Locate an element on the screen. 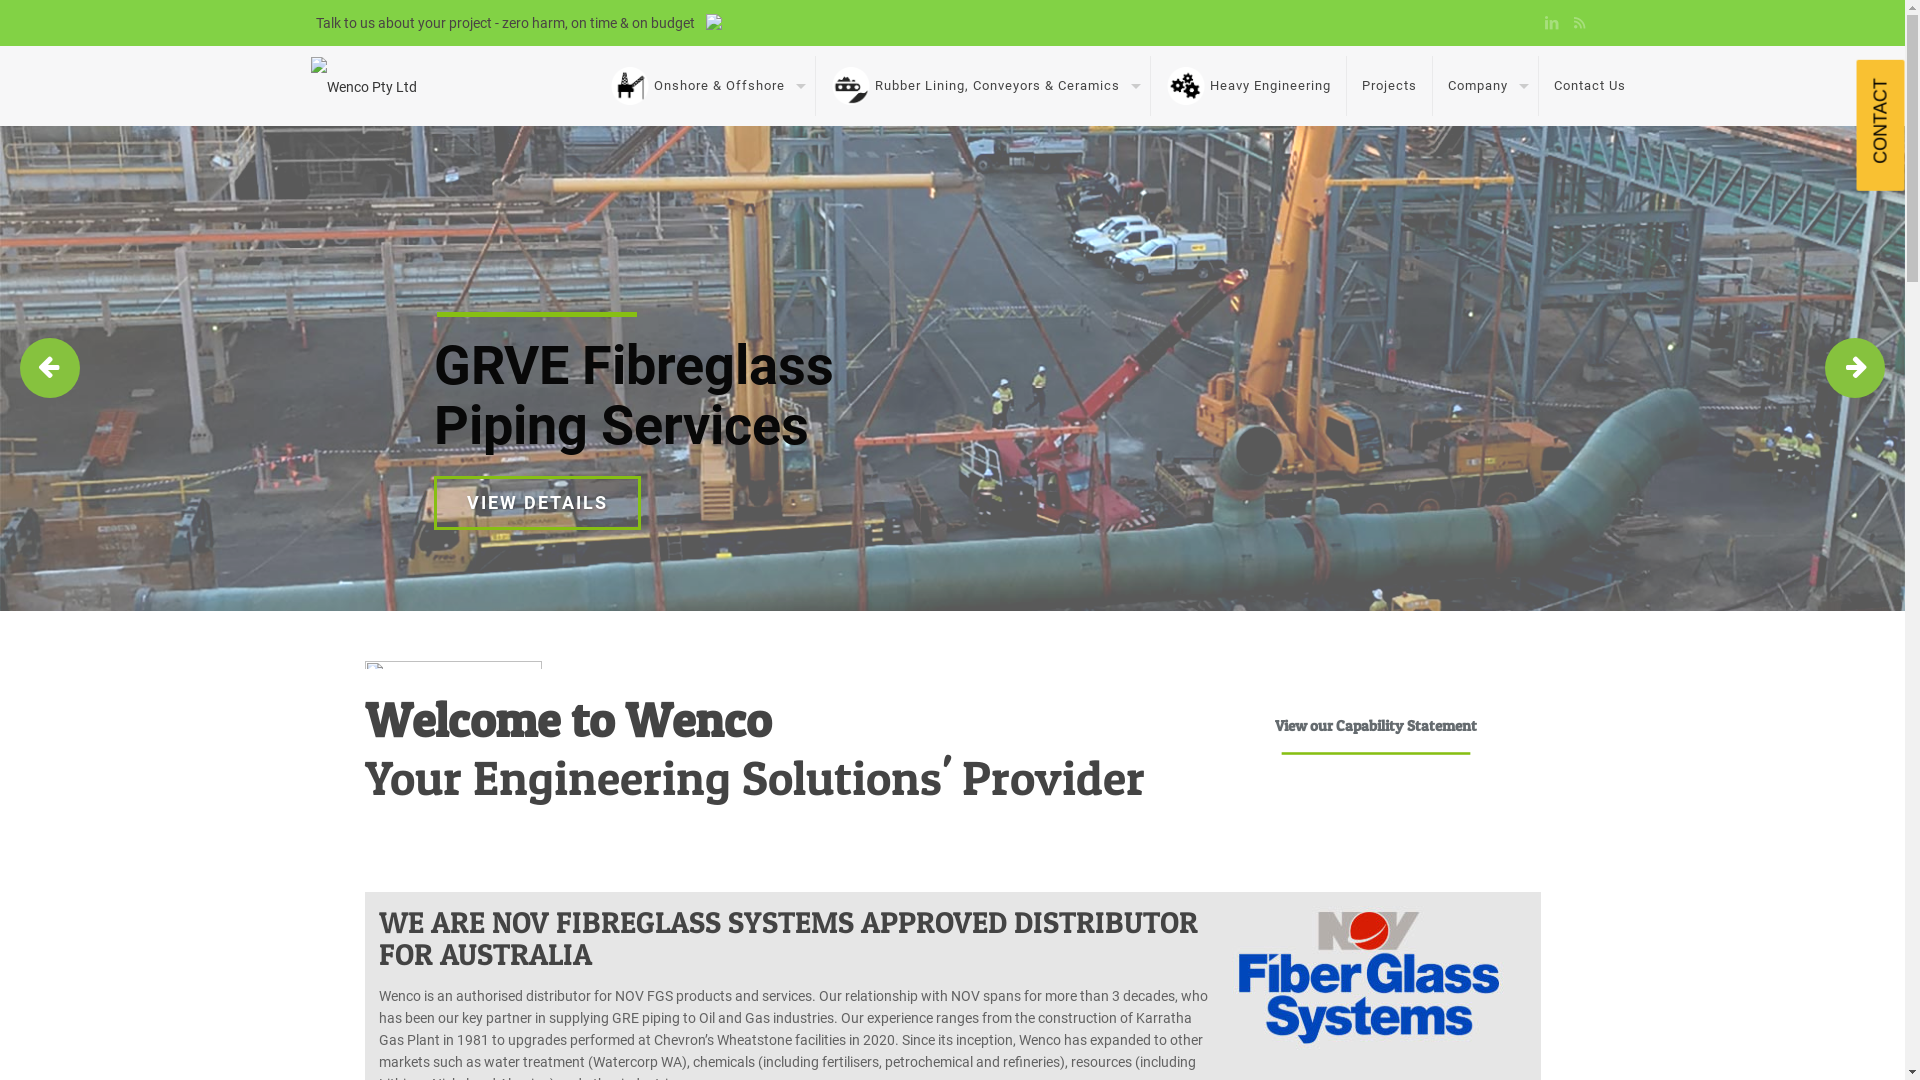 This screenshot has height=1080, width=1920. 'LinkedIn' is located at coordinates (1551, 23).